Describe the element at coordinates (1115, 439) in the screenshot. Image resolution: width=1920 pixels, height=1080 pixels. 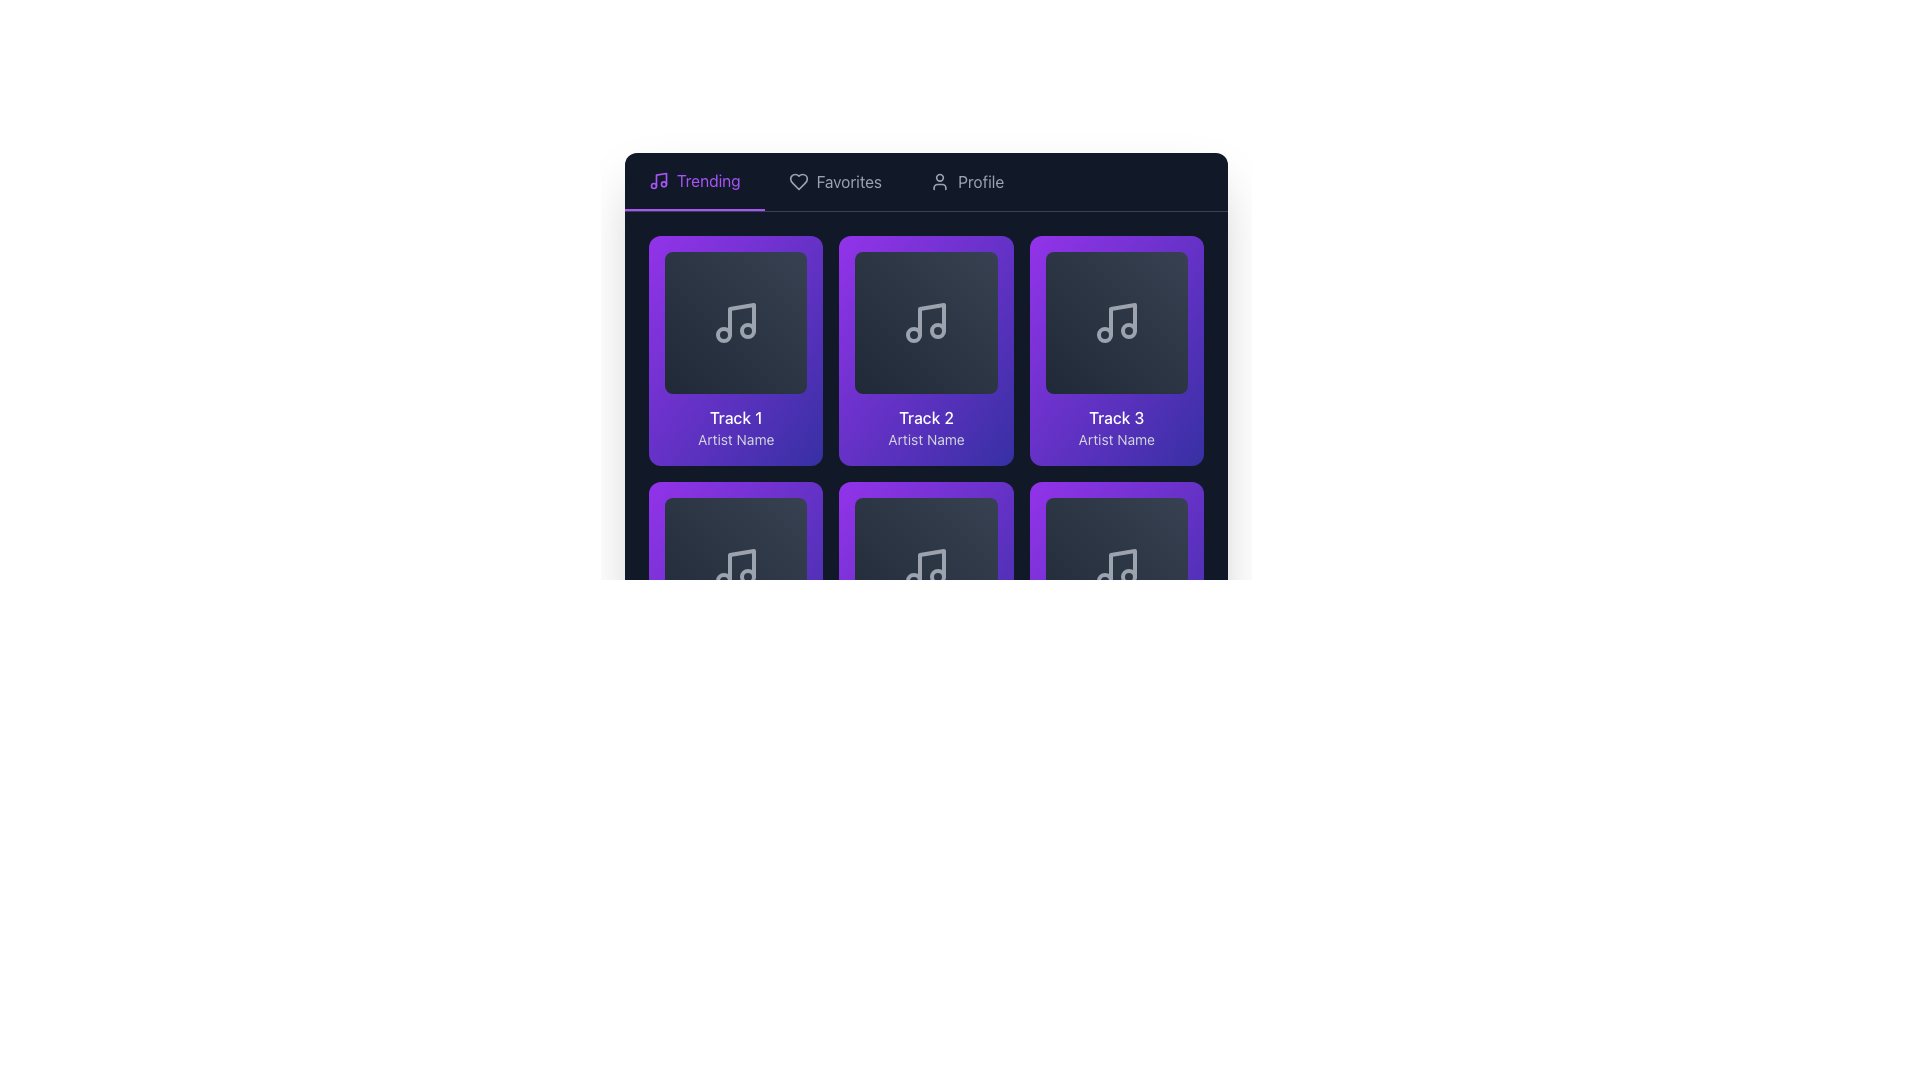
I see `displayed text of the label showing the artist's name for 'Track 3', located at the bottom of the card` at that location.